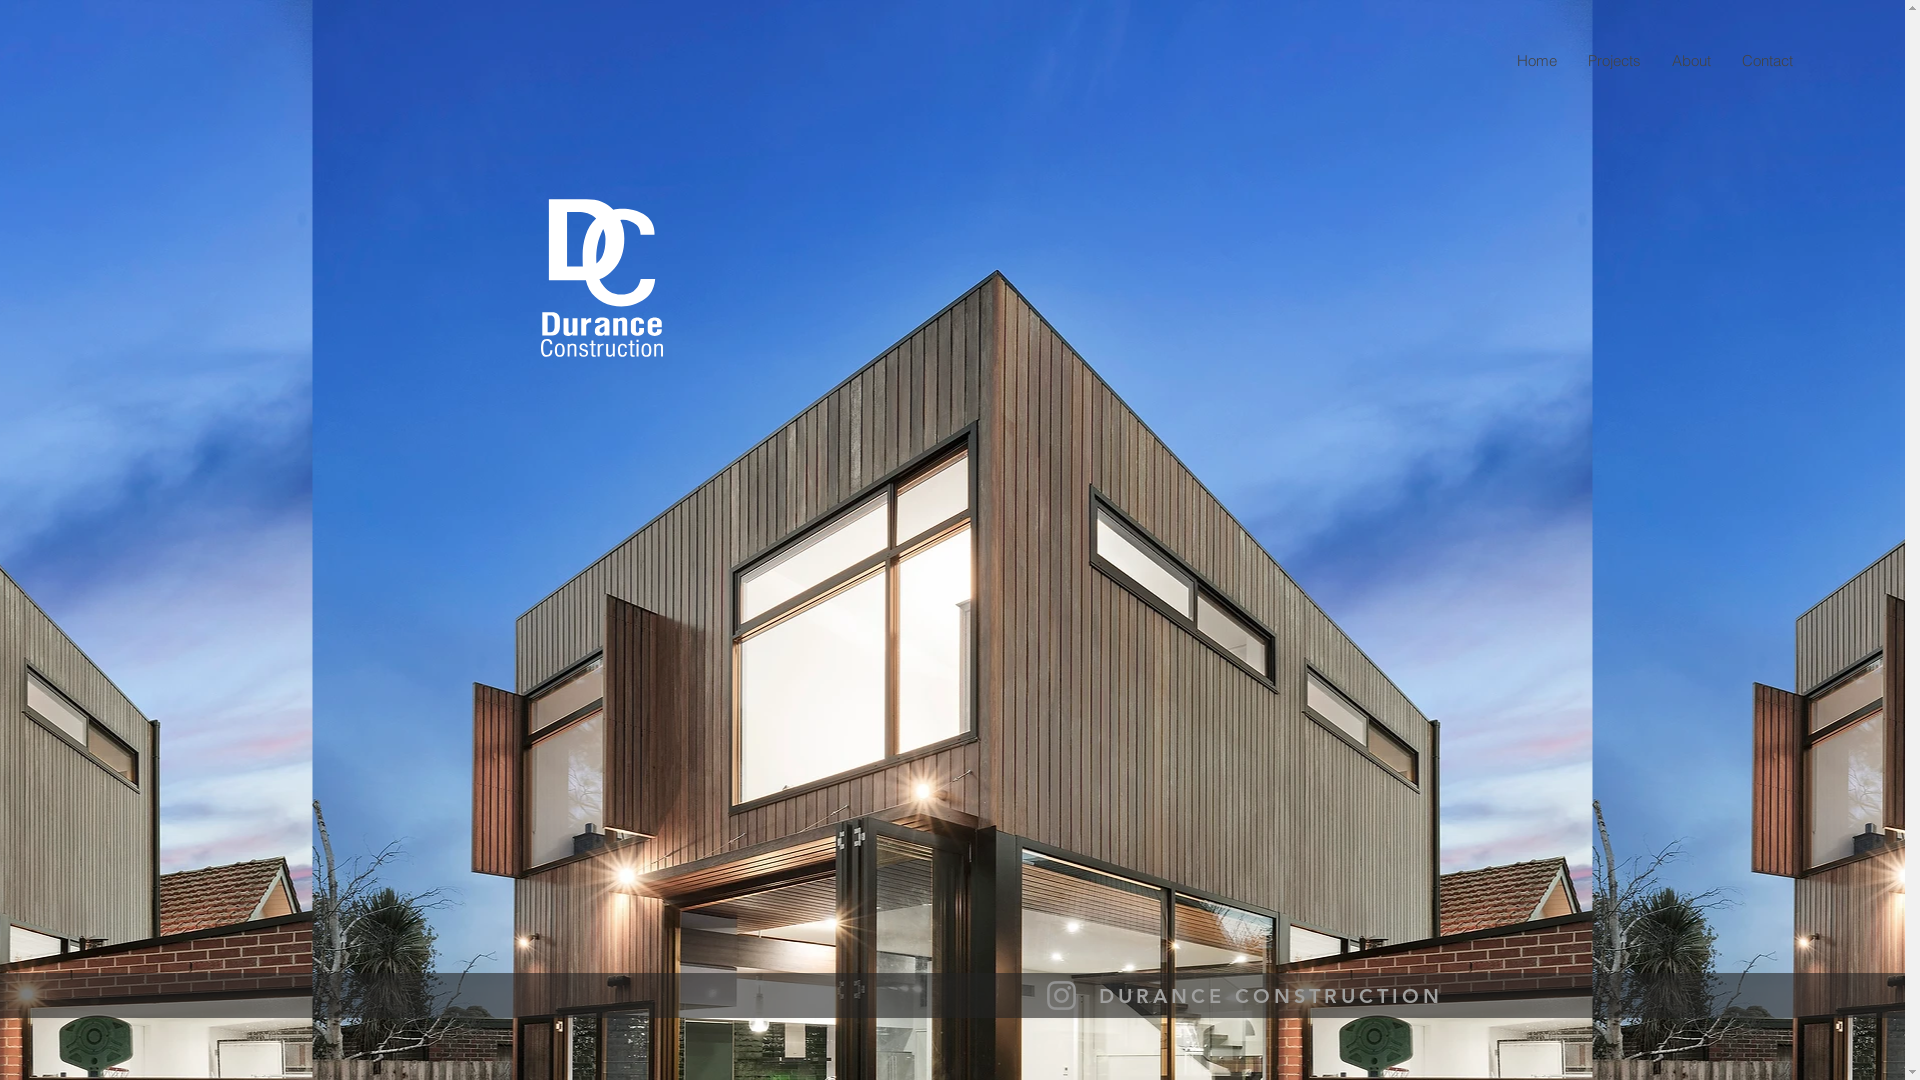 The image size is (1920, 1080). What do you see at coordinates (1613, 59) in the screenshot?
I see `'Projects'` at bounding box center [1613, 59].